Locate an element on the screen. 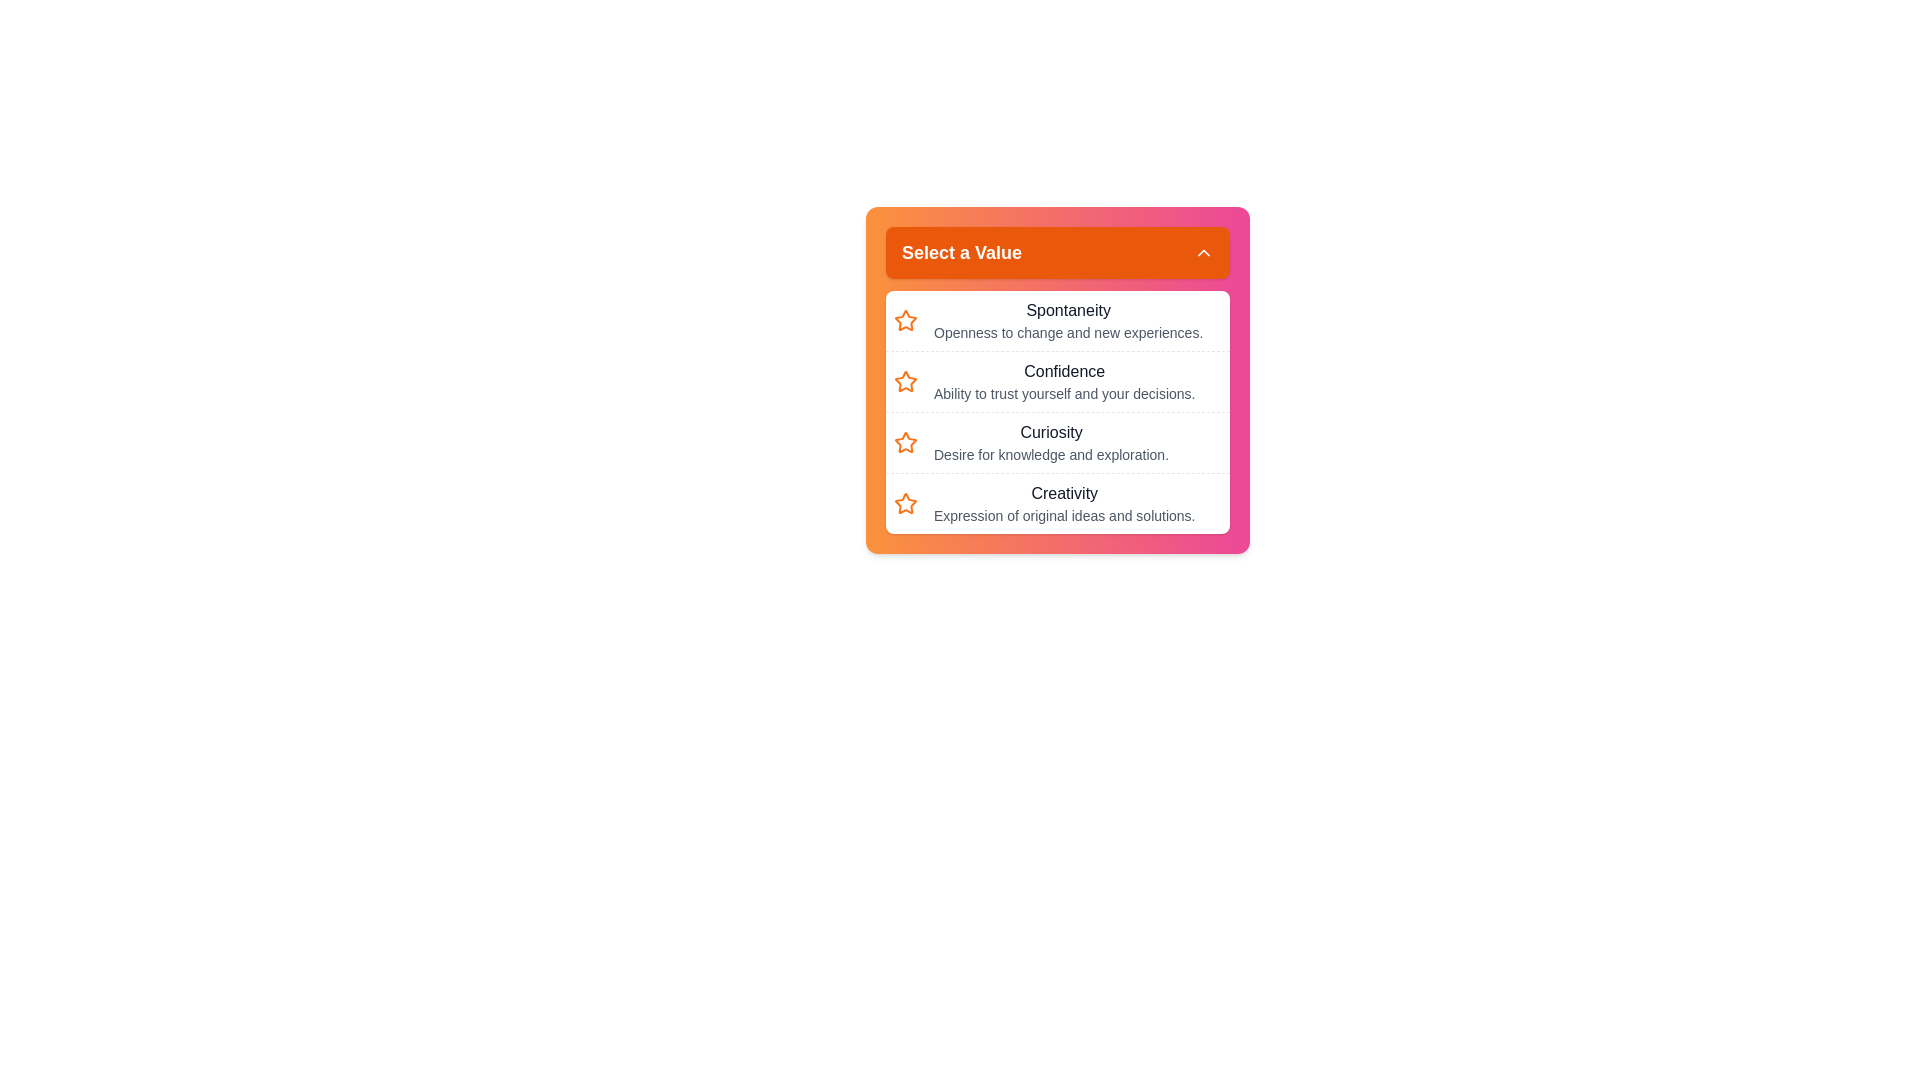 This screenshot has width=1920, height=1080. the star-shaped icon with an orange outline and a white interior, which is the first icon in the dropdown list under the 'Select a Value' heading, aligned with the text labeled 'Spontaneity' is located at coordinates (905, 319).